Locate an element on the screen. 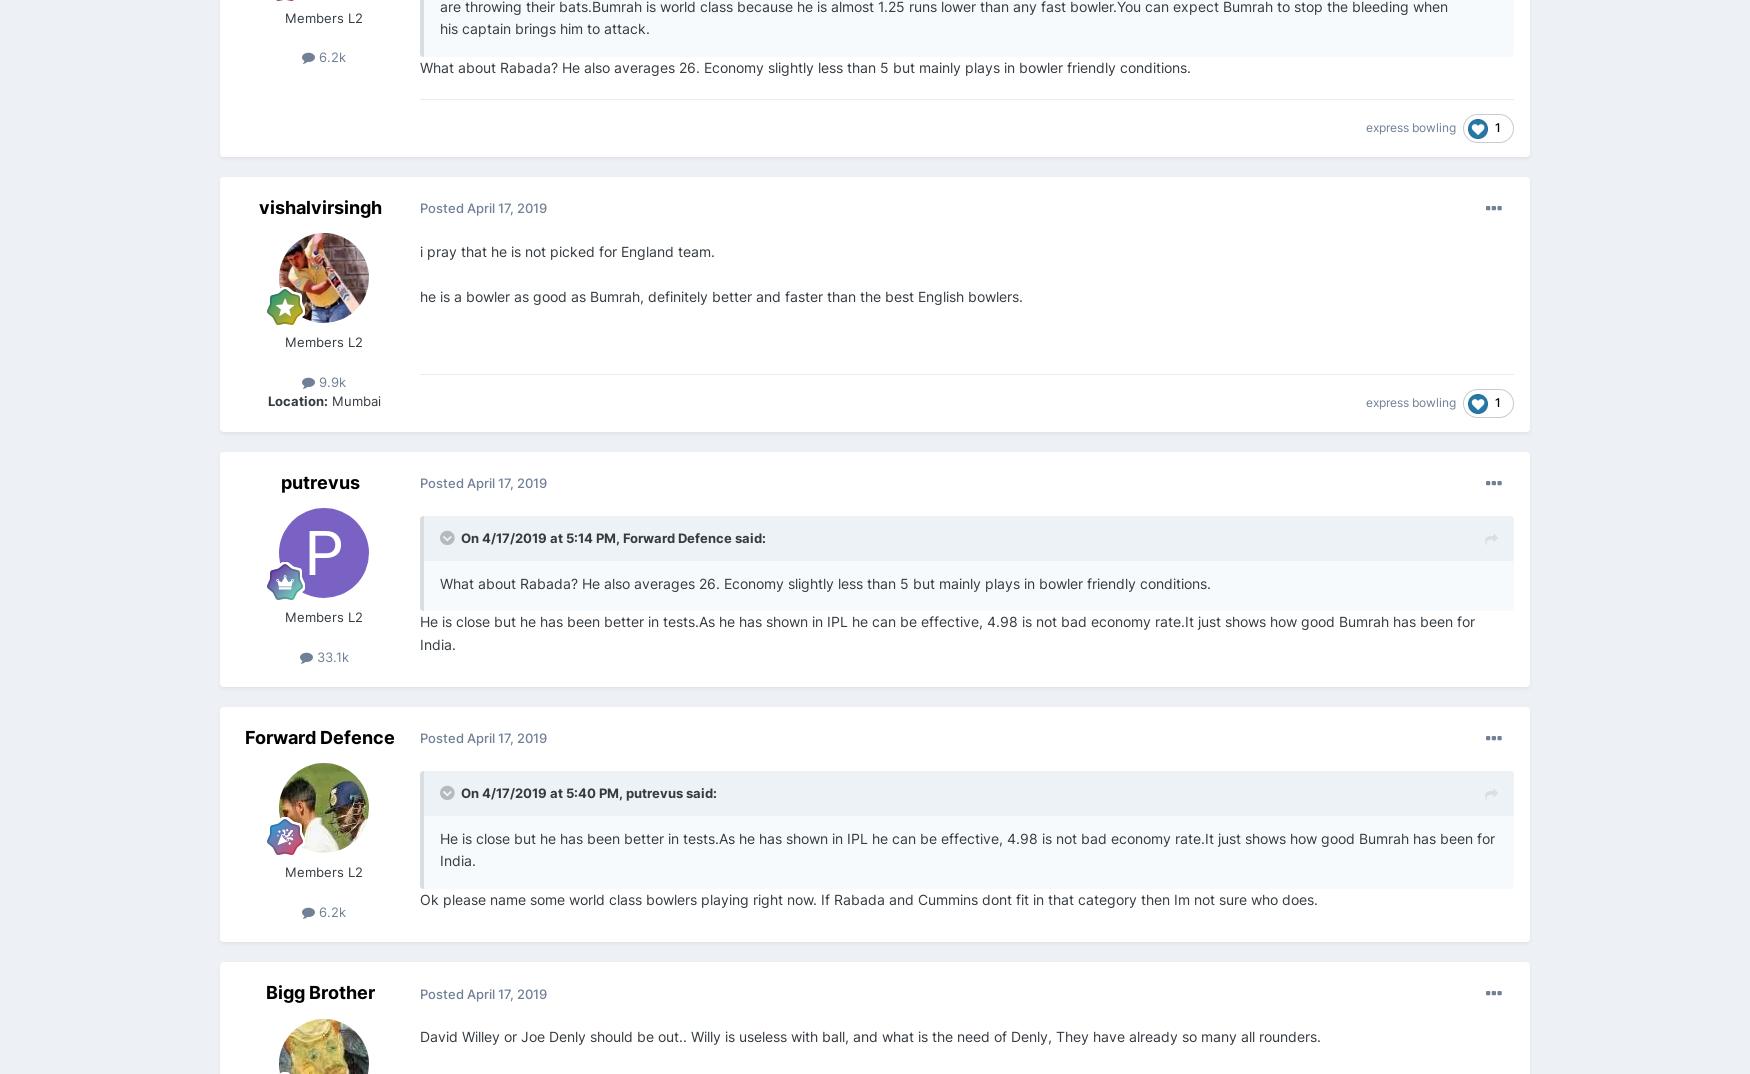 This screenshot has width=1750, height=1074. 'he is a bowler as good as Bumrah, definitely better and faster than the best English bowlers.' is located at coordinates (419, 295).